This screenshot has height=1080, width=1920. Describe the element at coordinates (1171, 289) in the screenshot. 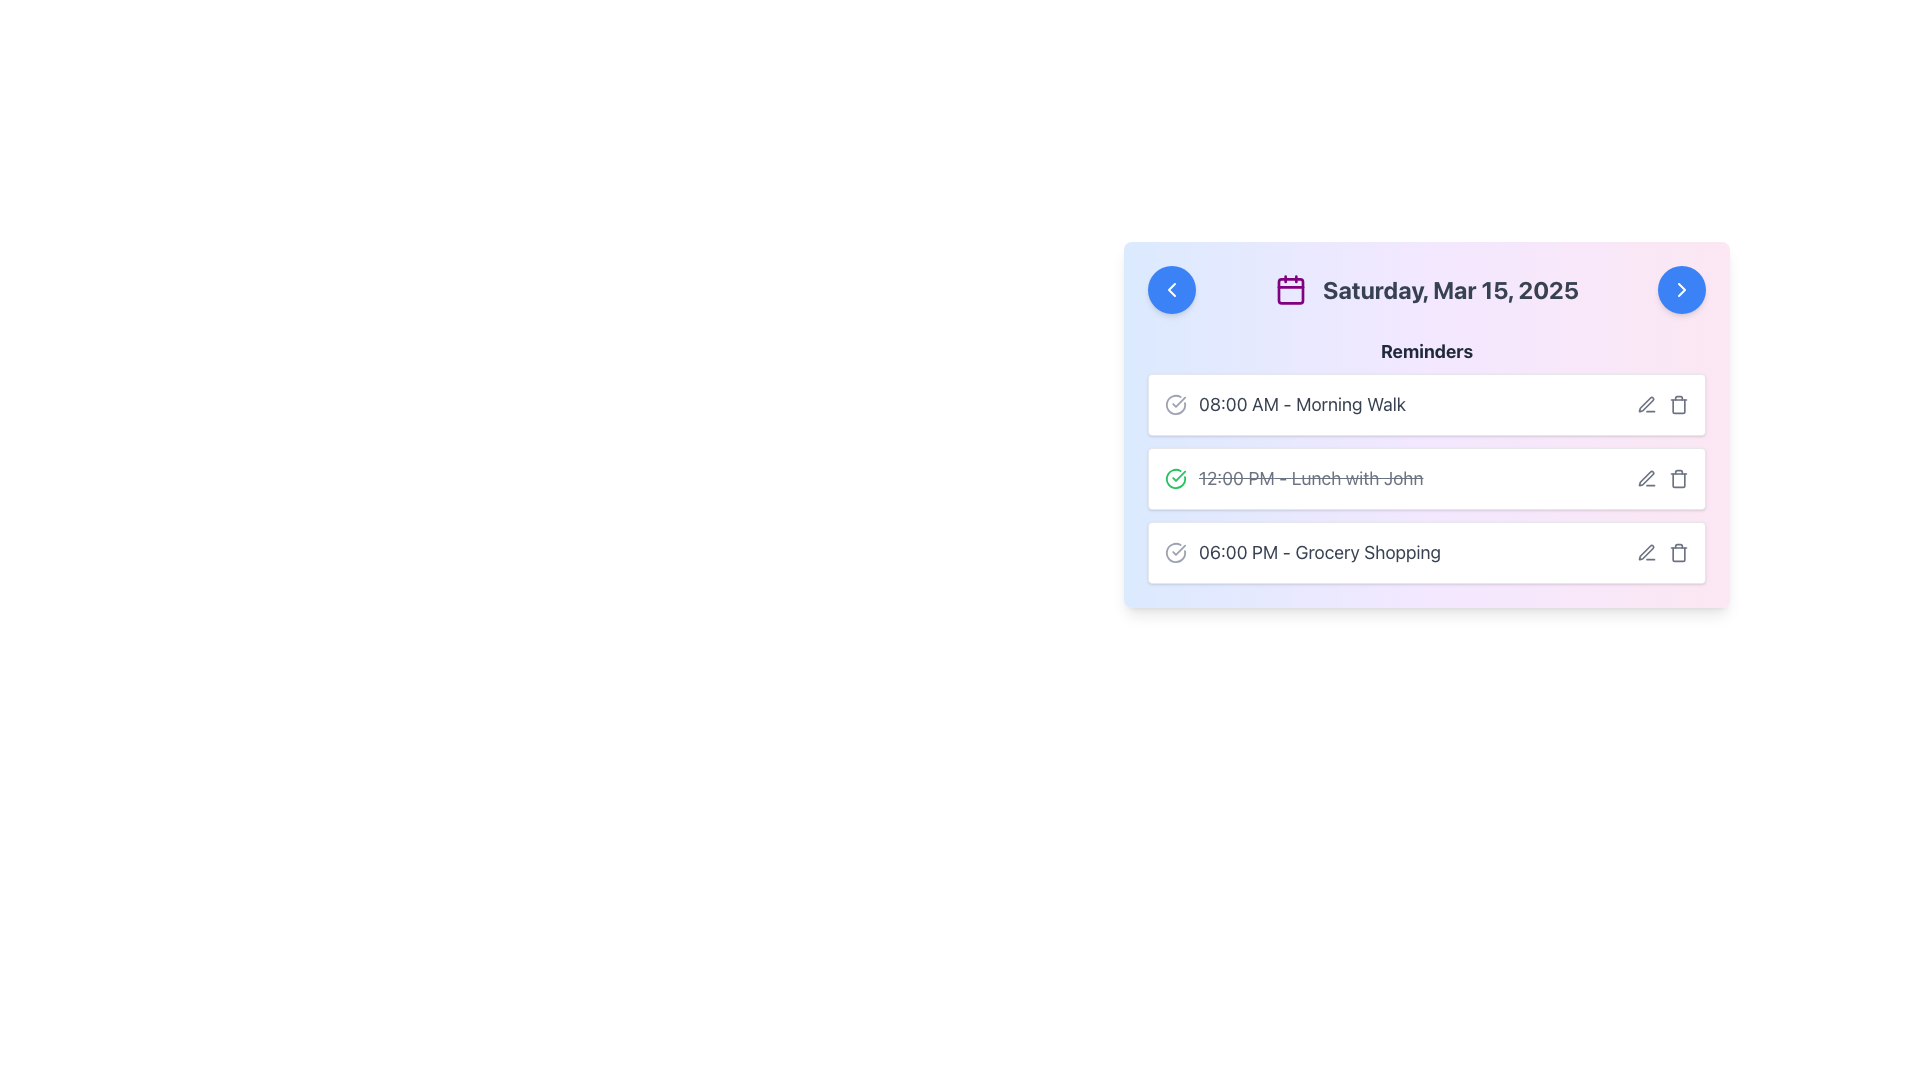

I see `the left-facing chevron icon embedded within the circular blue button located in the upper-left corner of the reminder card interface` at that location.